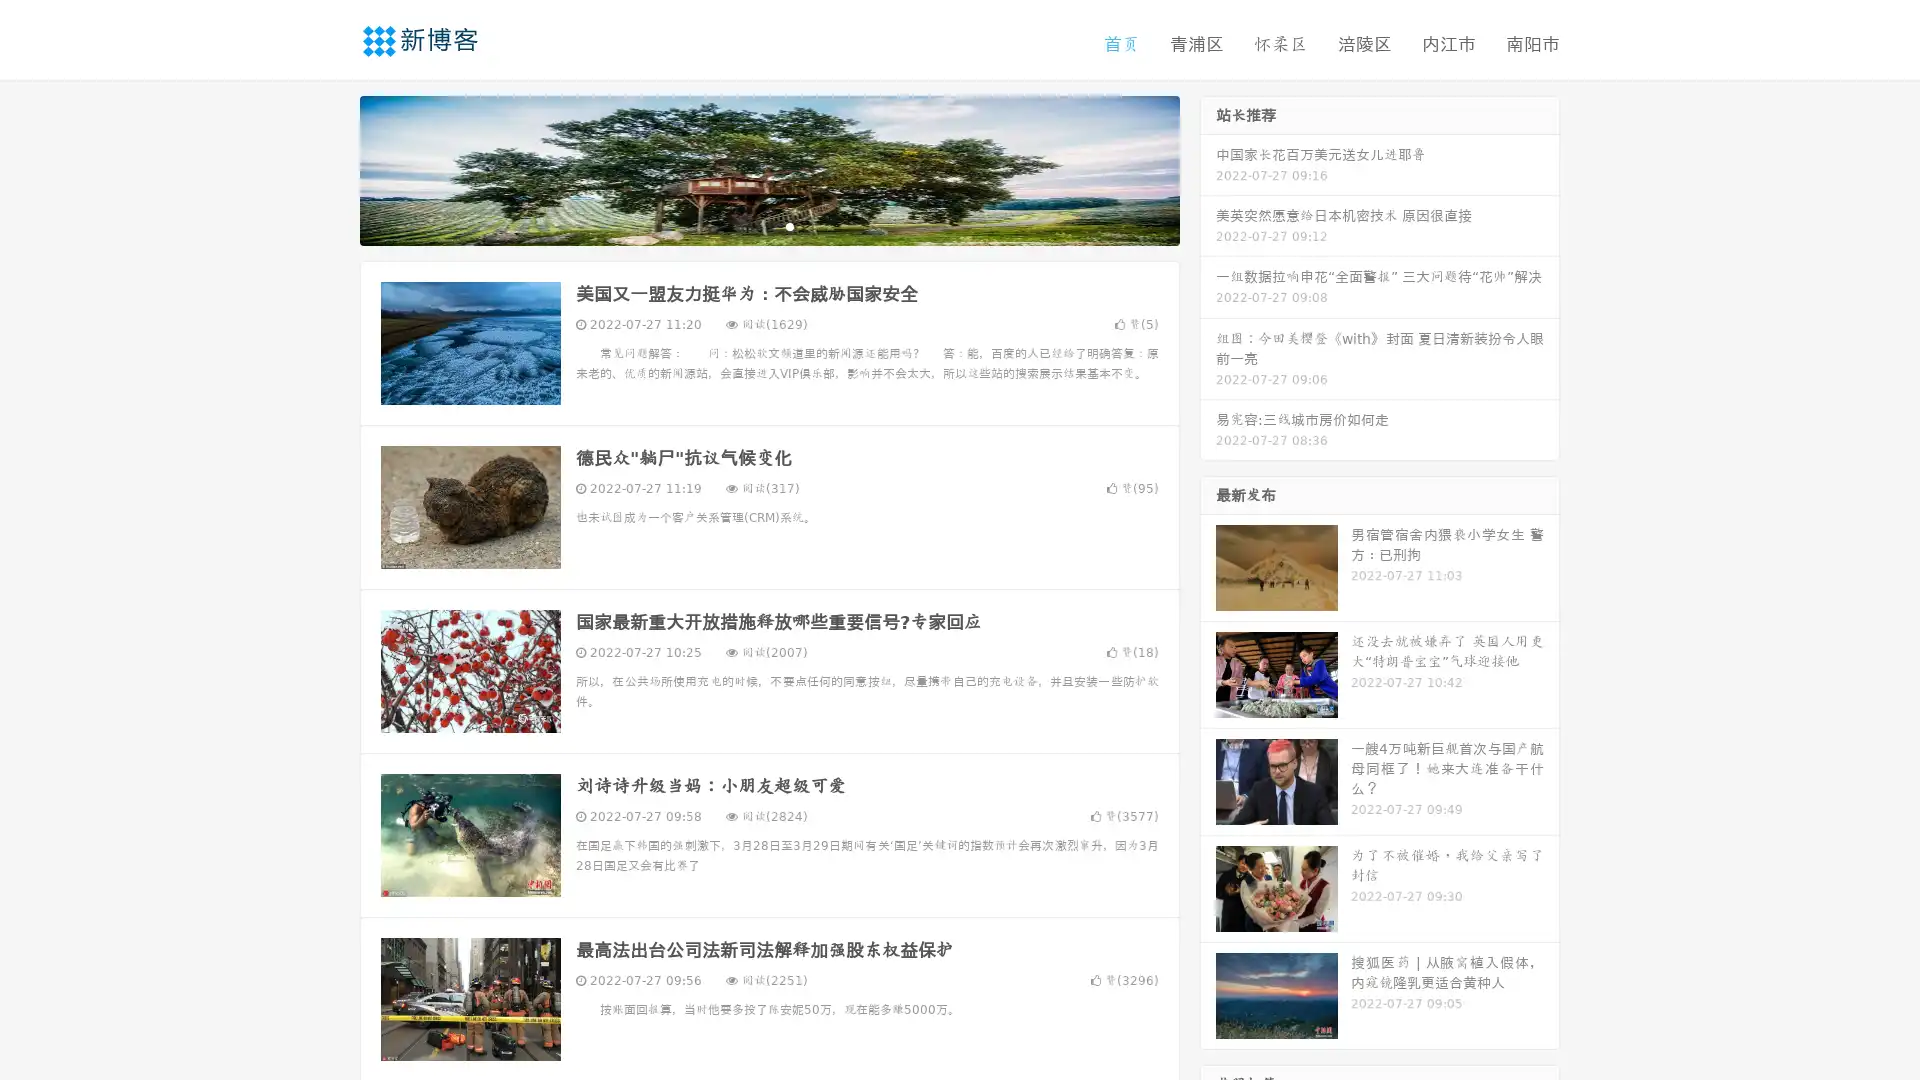 The image size is (1920, 1080). Describe the element at coordinates (768, 225) in the screenshot. I see `Go to slide 2` at that location.